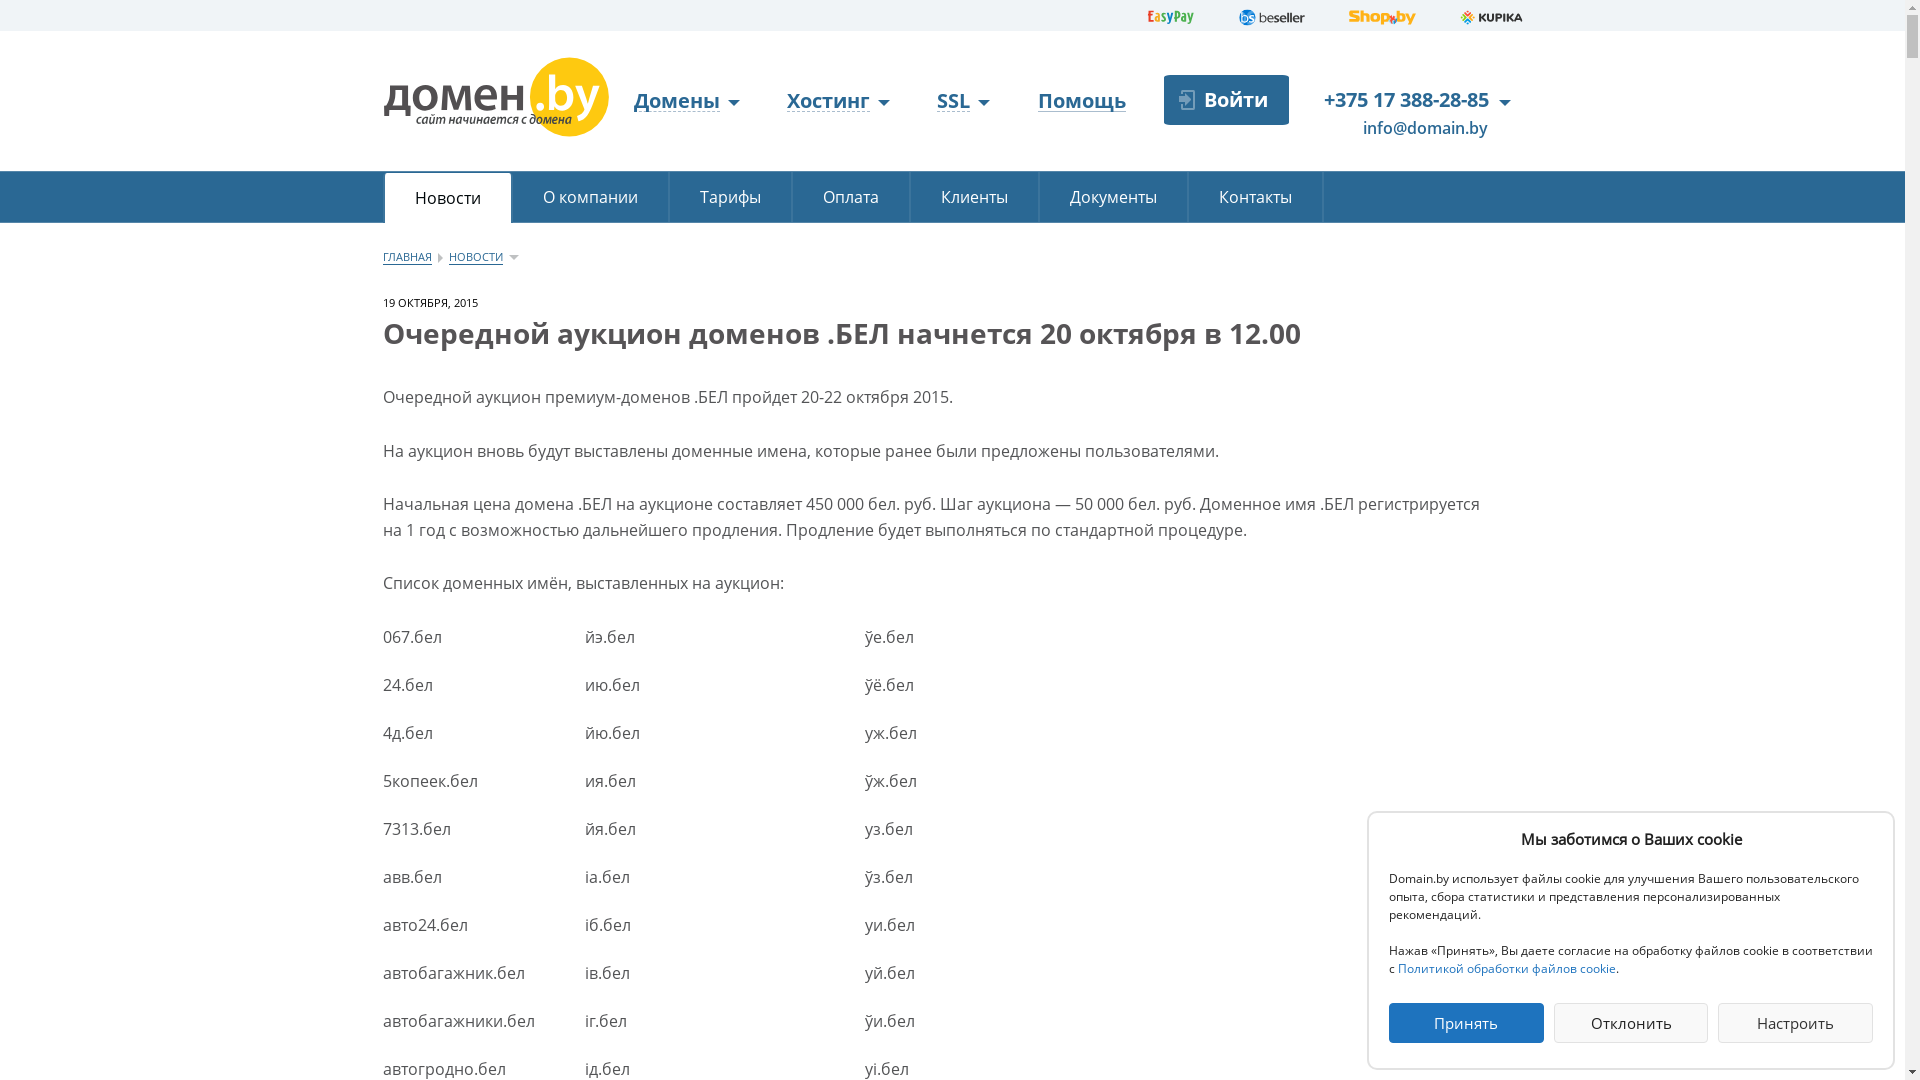 The image size is (1920, 1080). Describe the element at coordinates (963, 100) in the screenshot. I see `'SSL'` at that location.